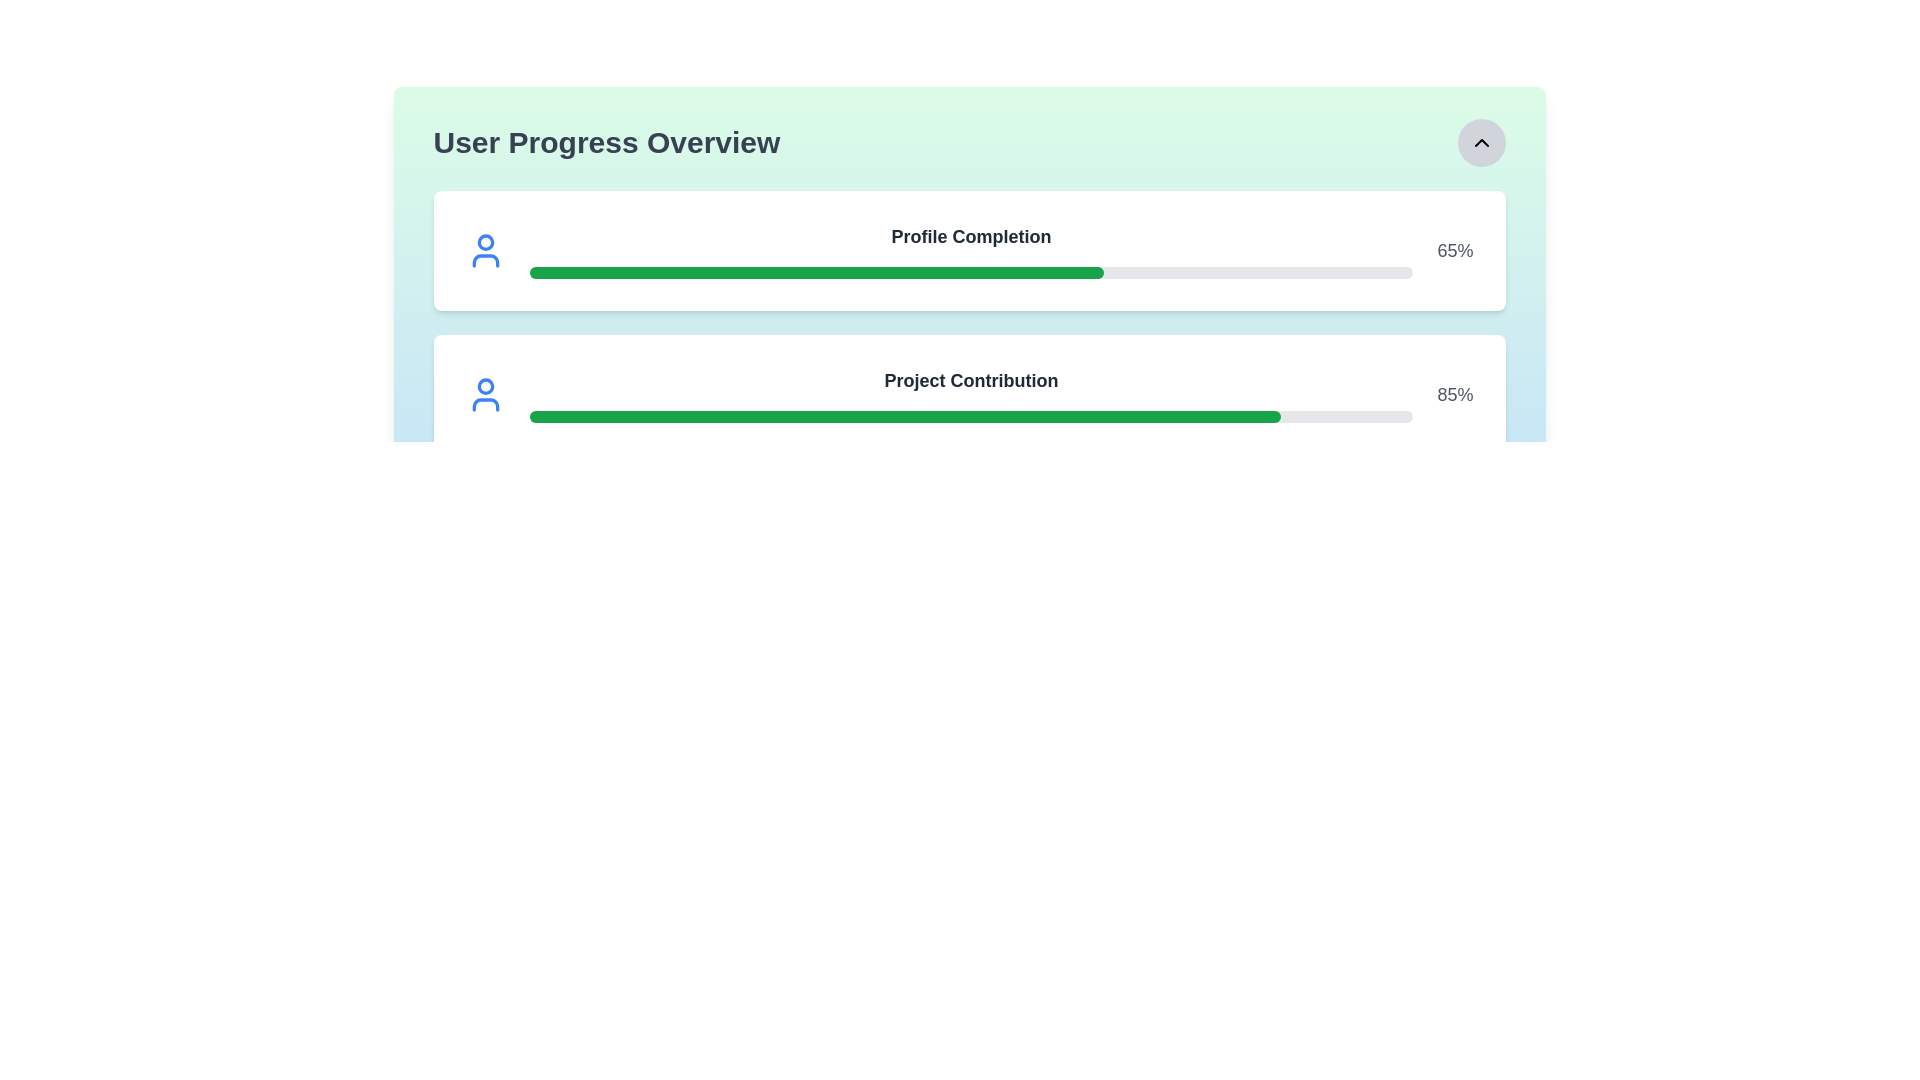 The width and height of the screenshot is (1920, 1080). What do you see at coordinates (971, 235) in the screenshot?
I see `the static text label that describes the progress being tracked, located above the green progress indicator in the card-like section of the interface` at bounding box center [971, 235].